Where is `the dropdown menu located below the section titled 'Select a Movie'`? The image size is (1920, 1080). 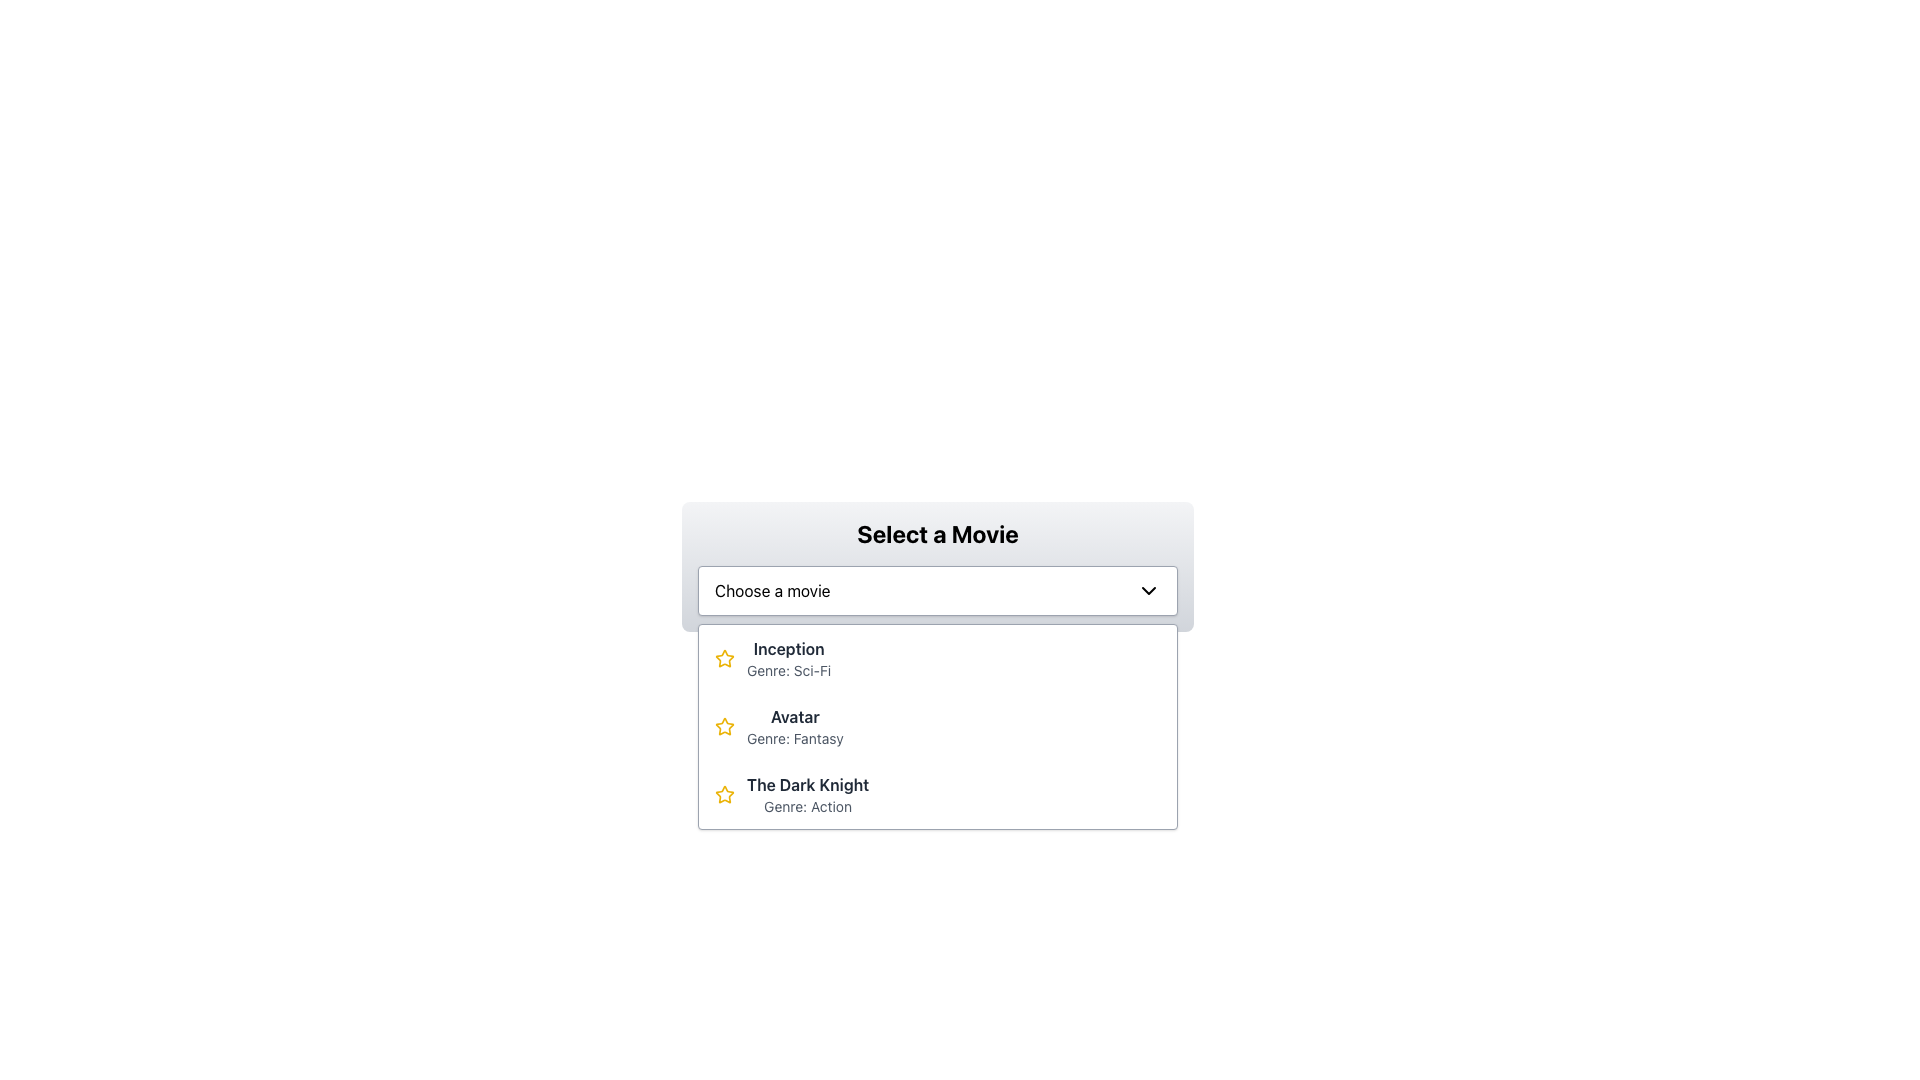
the dropdown menu located below the section titled 'Select a Movie' is located at coordinates (936, 589).